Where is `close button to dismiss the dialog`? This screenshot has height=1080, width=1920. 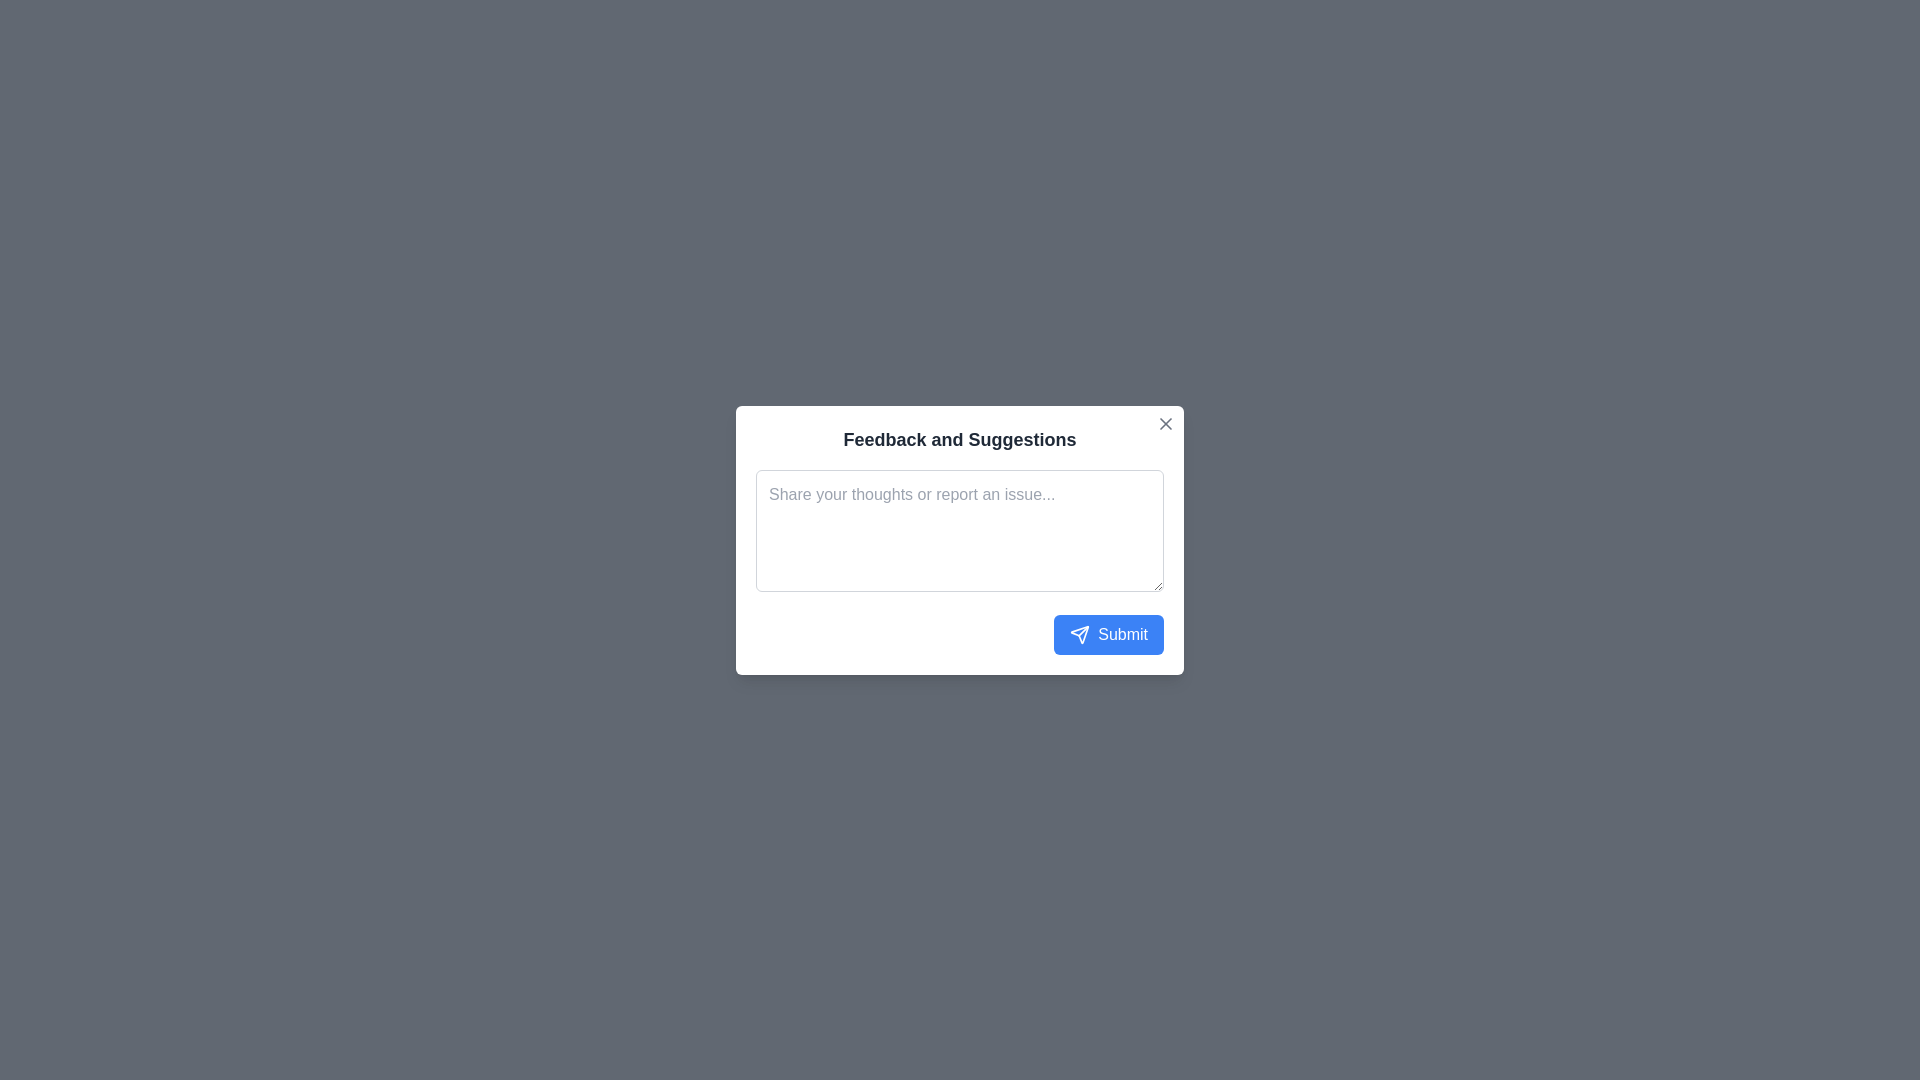 close button to dismiss the dialog is located at coordinates (1166, 422).